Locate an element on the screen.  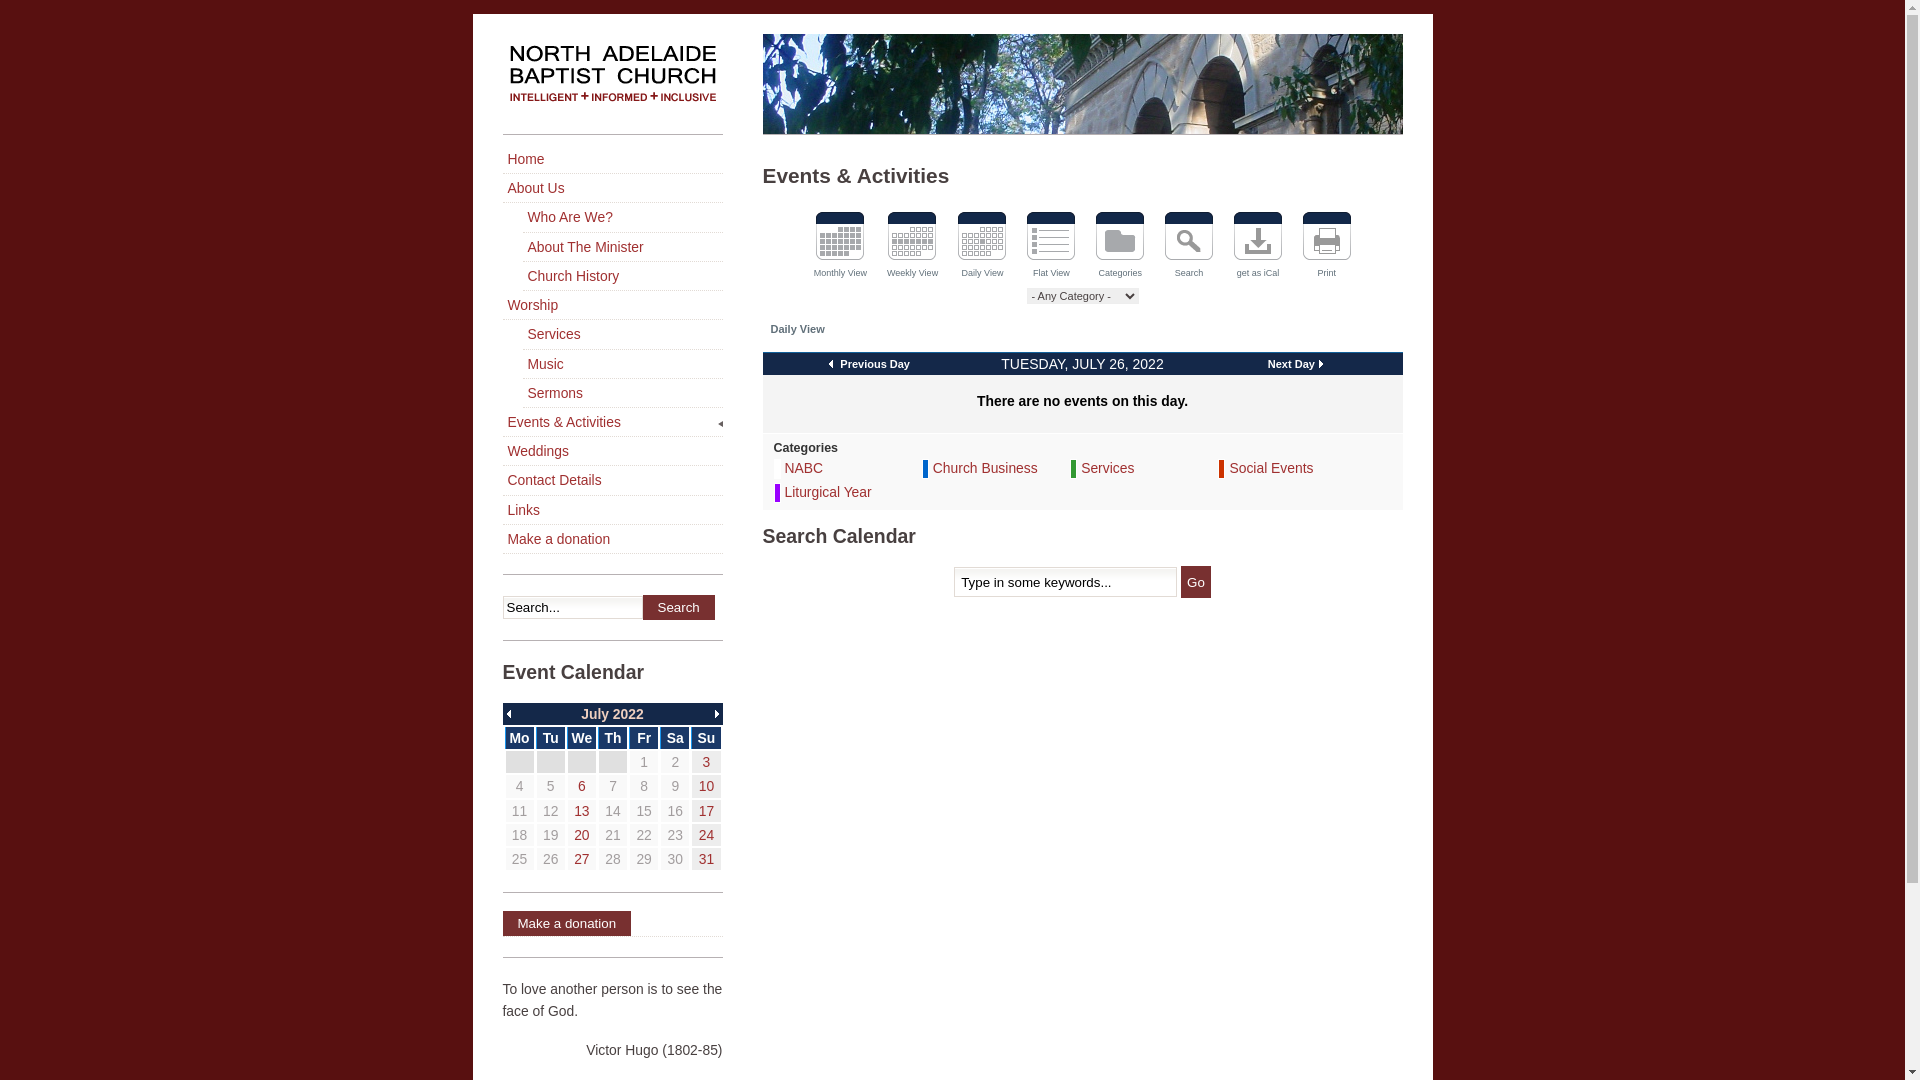
'Social Events' is located at coordinates (1270, 467).